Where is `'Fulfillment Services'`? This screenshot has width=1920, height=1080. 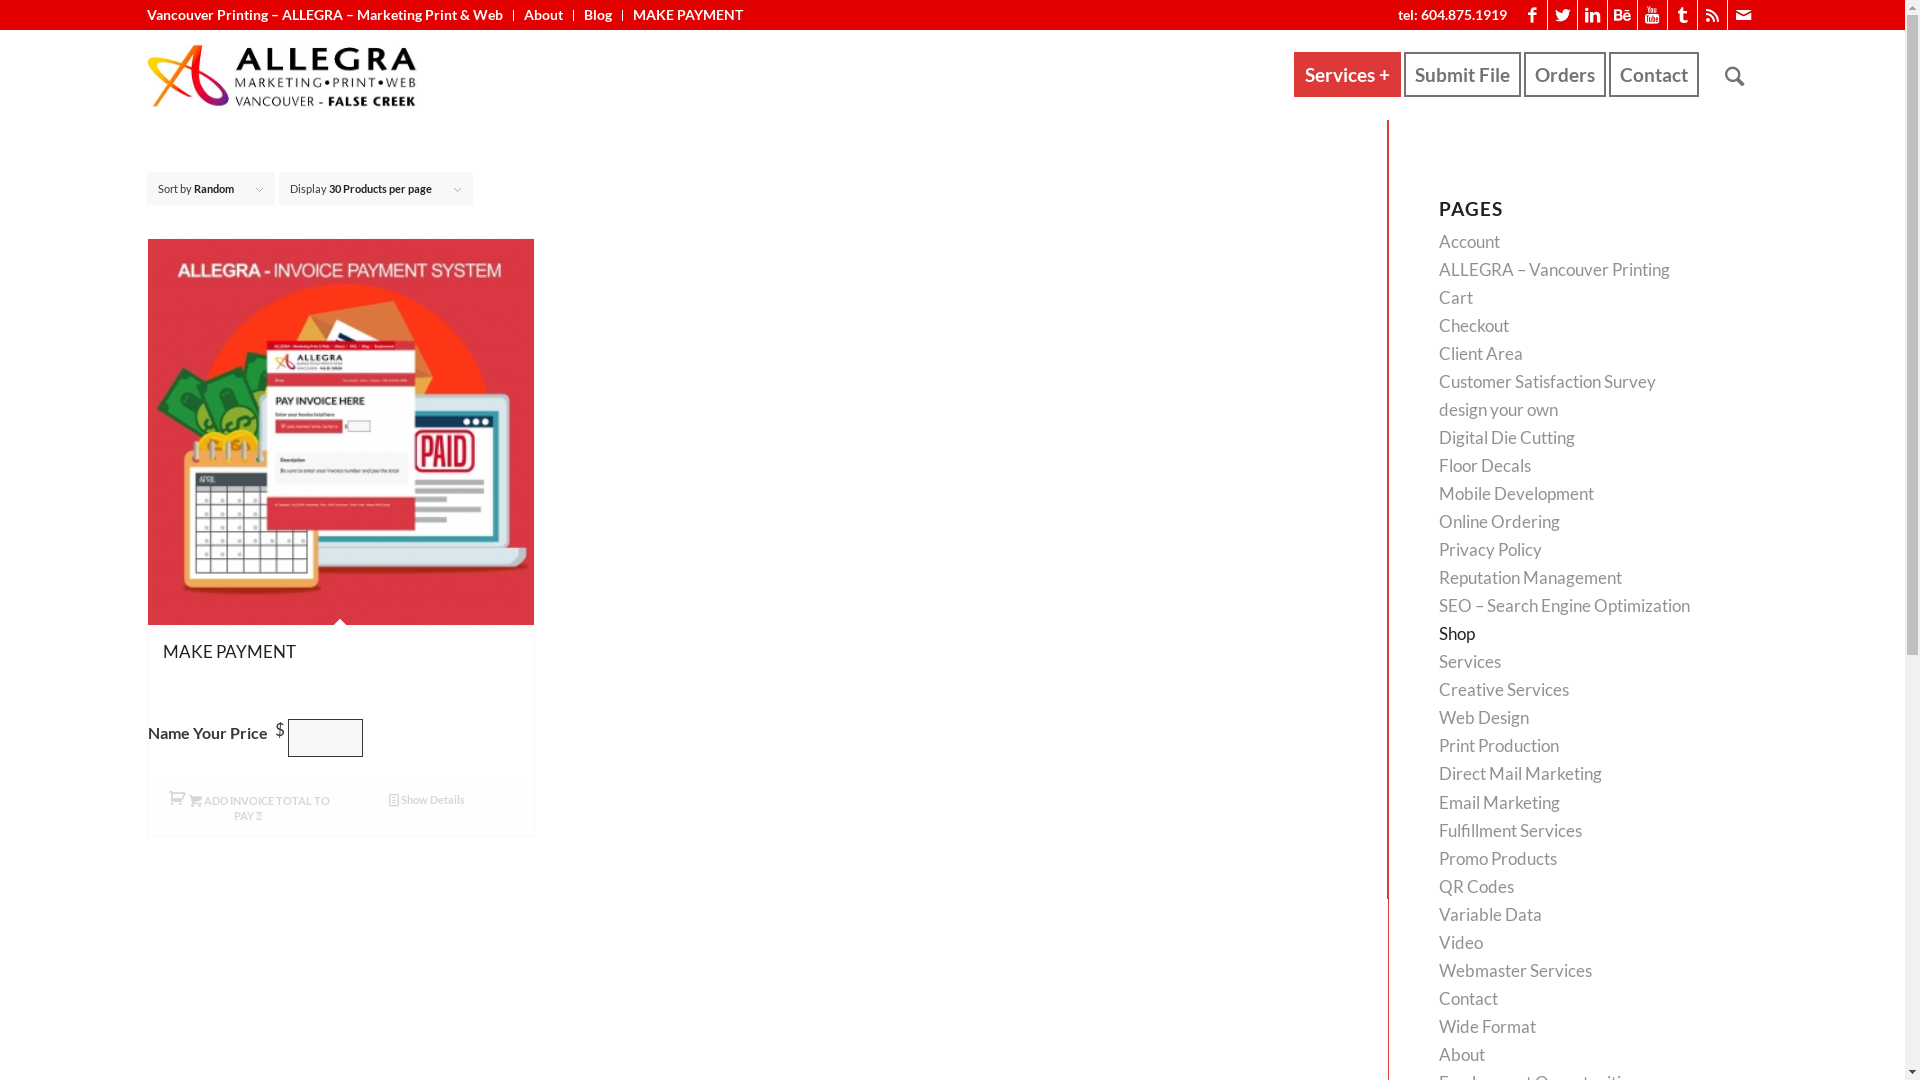 'Fulfillment Services' is located at coordinates (1510, 830).